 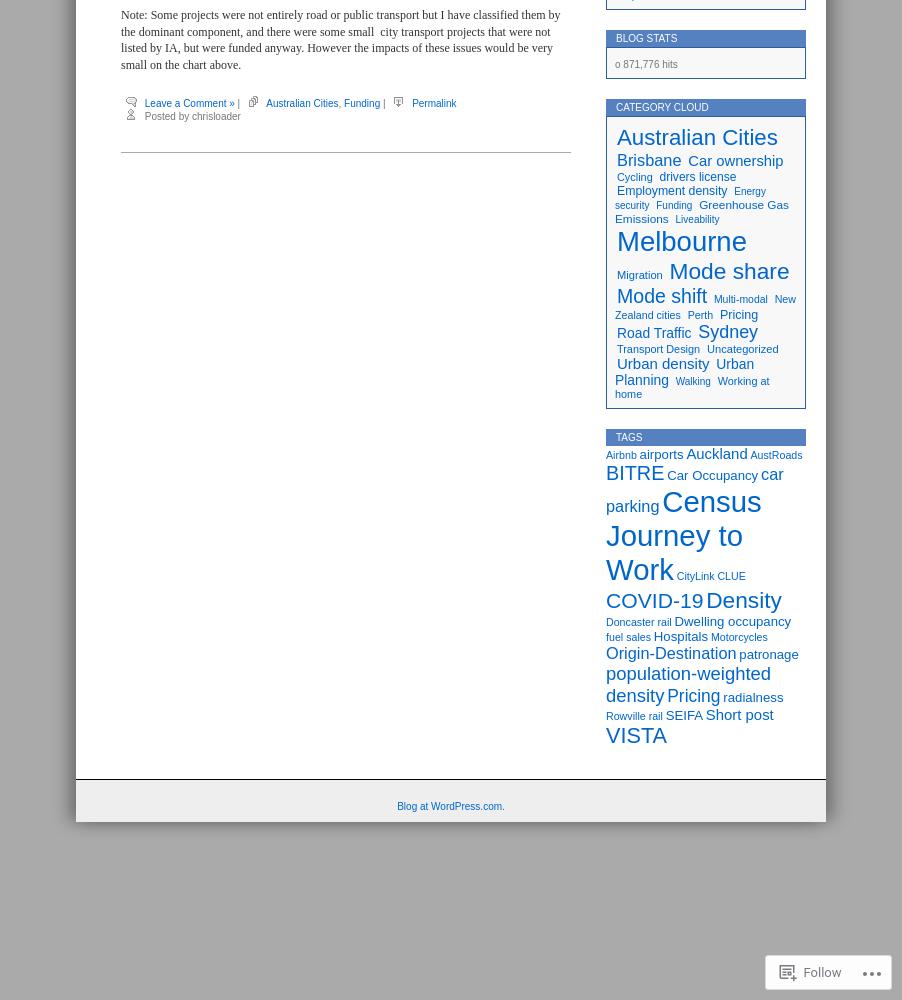 What do you see at coordinates (702, 211) in the screenshot?
I see `'Greenhouse Gas Emissions'` at bounding box center [702, 211].